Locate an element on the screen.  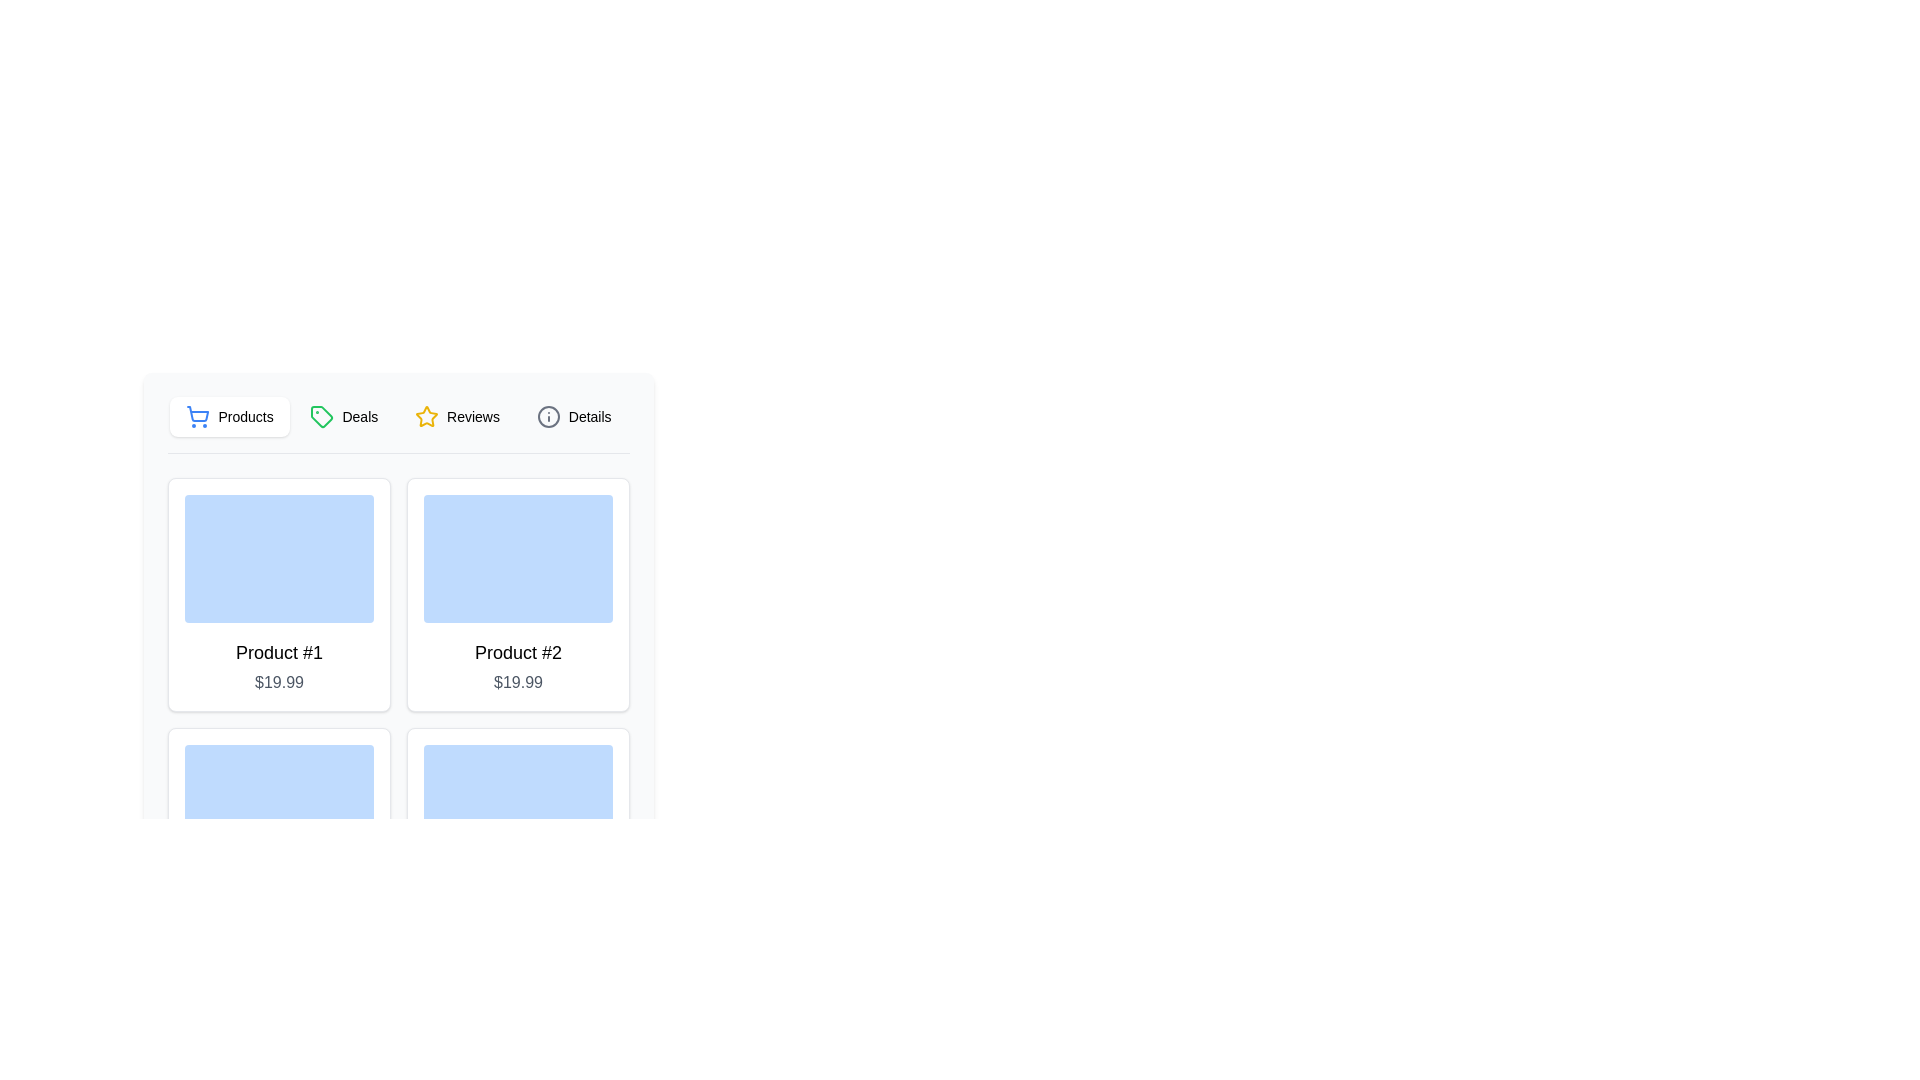
the 'Reviews' label, which is part of the horizontal navigation menu and styled with a medium font size, located third from the left is located at coordinates (472, 415).